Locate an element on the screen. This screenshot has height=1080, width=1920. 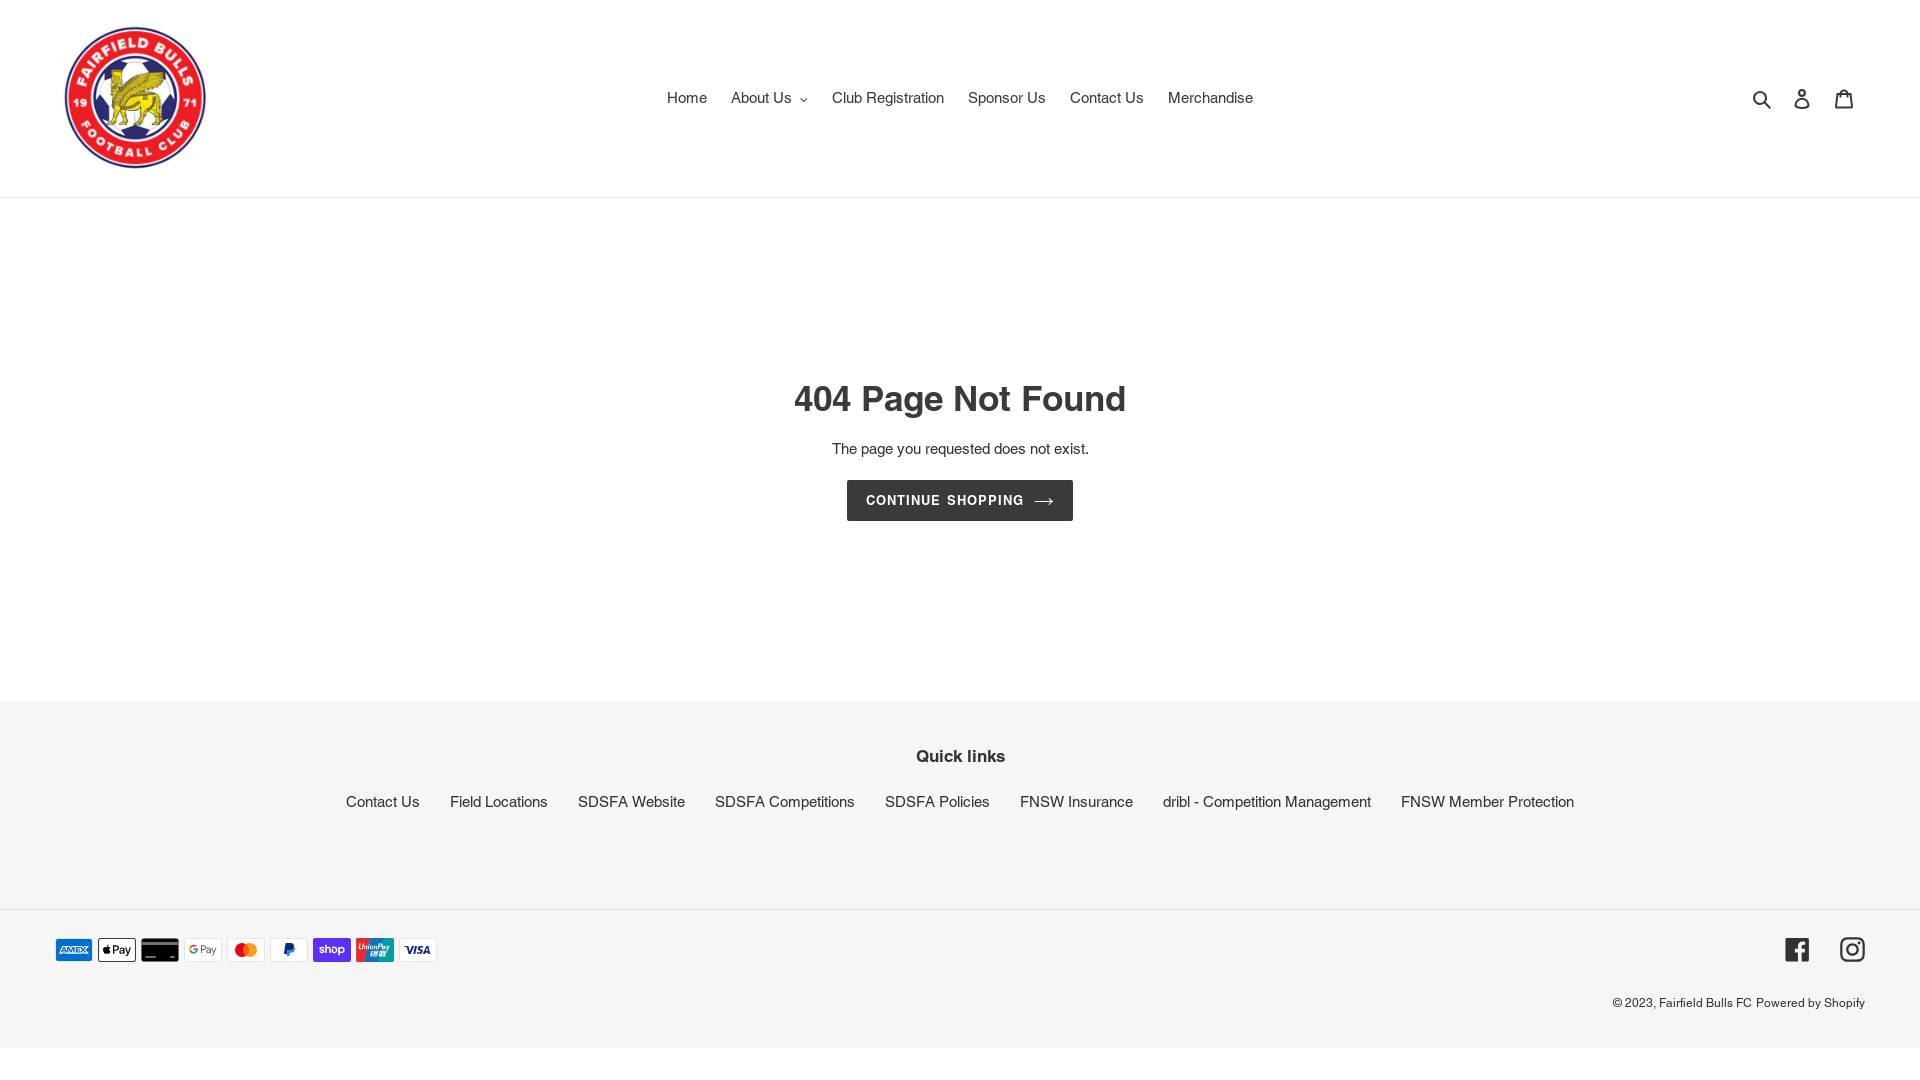
'Cart' is located at coordinates (1842, 98).